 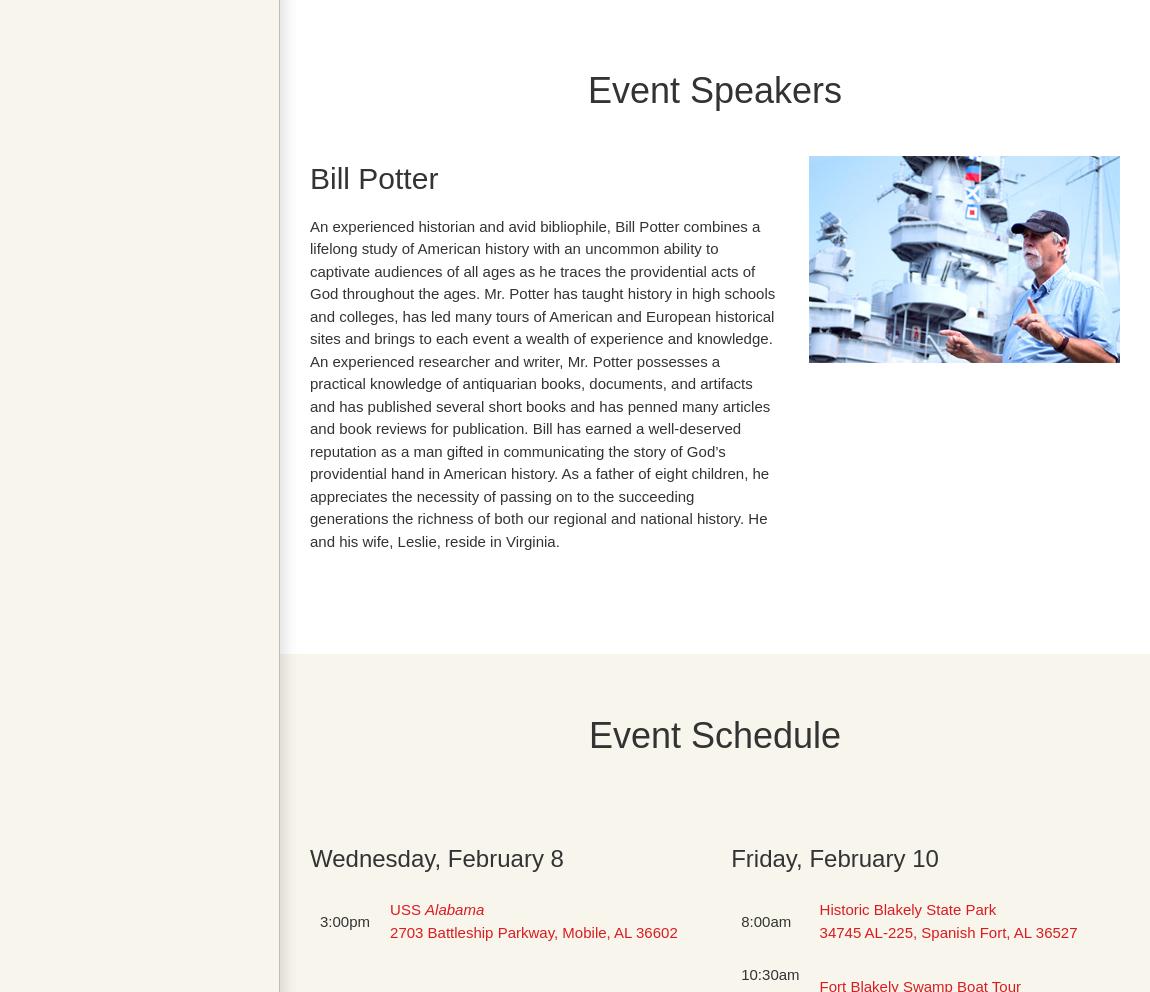 What do you see at coordinates (436, 857) in the screenshot?
I see `'Wednesday, February 8'` at bounding box center [436, 857].